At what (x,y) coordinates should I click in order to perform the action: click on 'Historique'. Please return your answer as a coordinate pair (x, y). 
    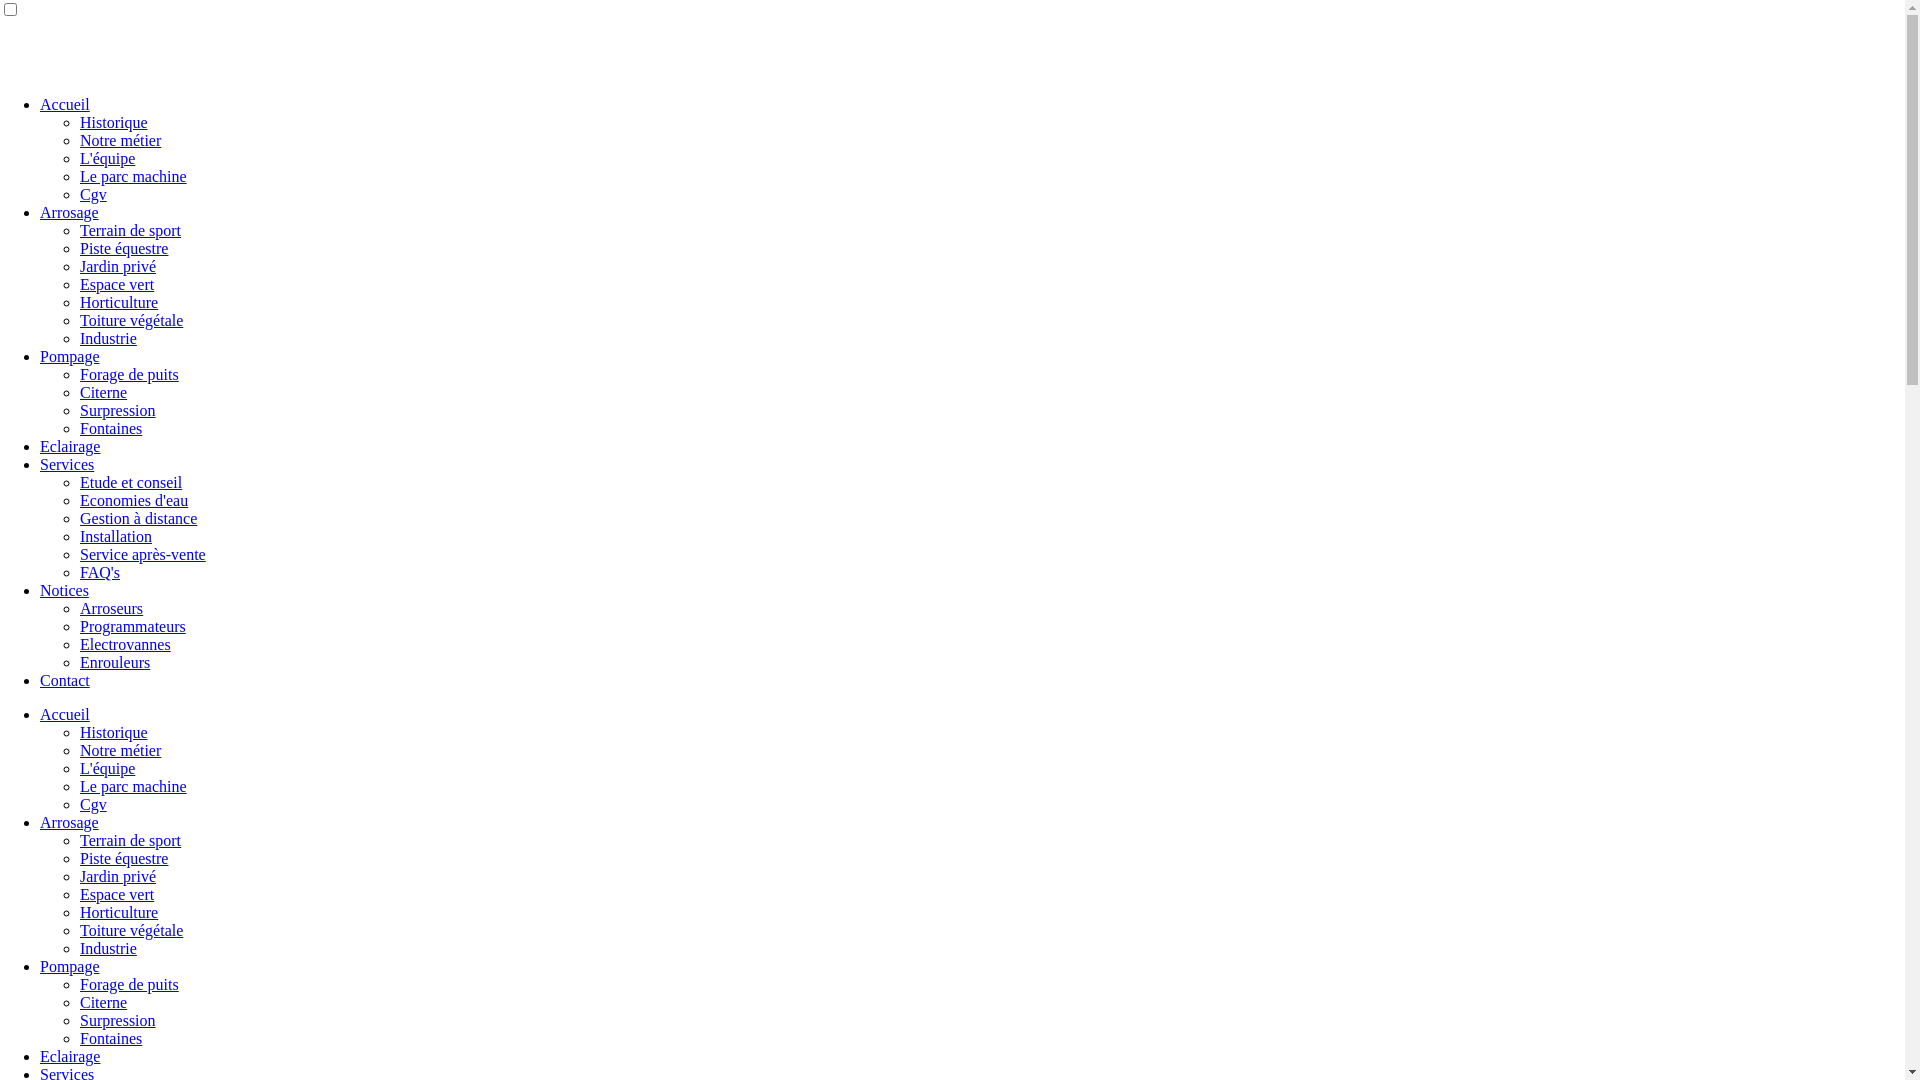
    Looking at the image, I should click on (113, 122).